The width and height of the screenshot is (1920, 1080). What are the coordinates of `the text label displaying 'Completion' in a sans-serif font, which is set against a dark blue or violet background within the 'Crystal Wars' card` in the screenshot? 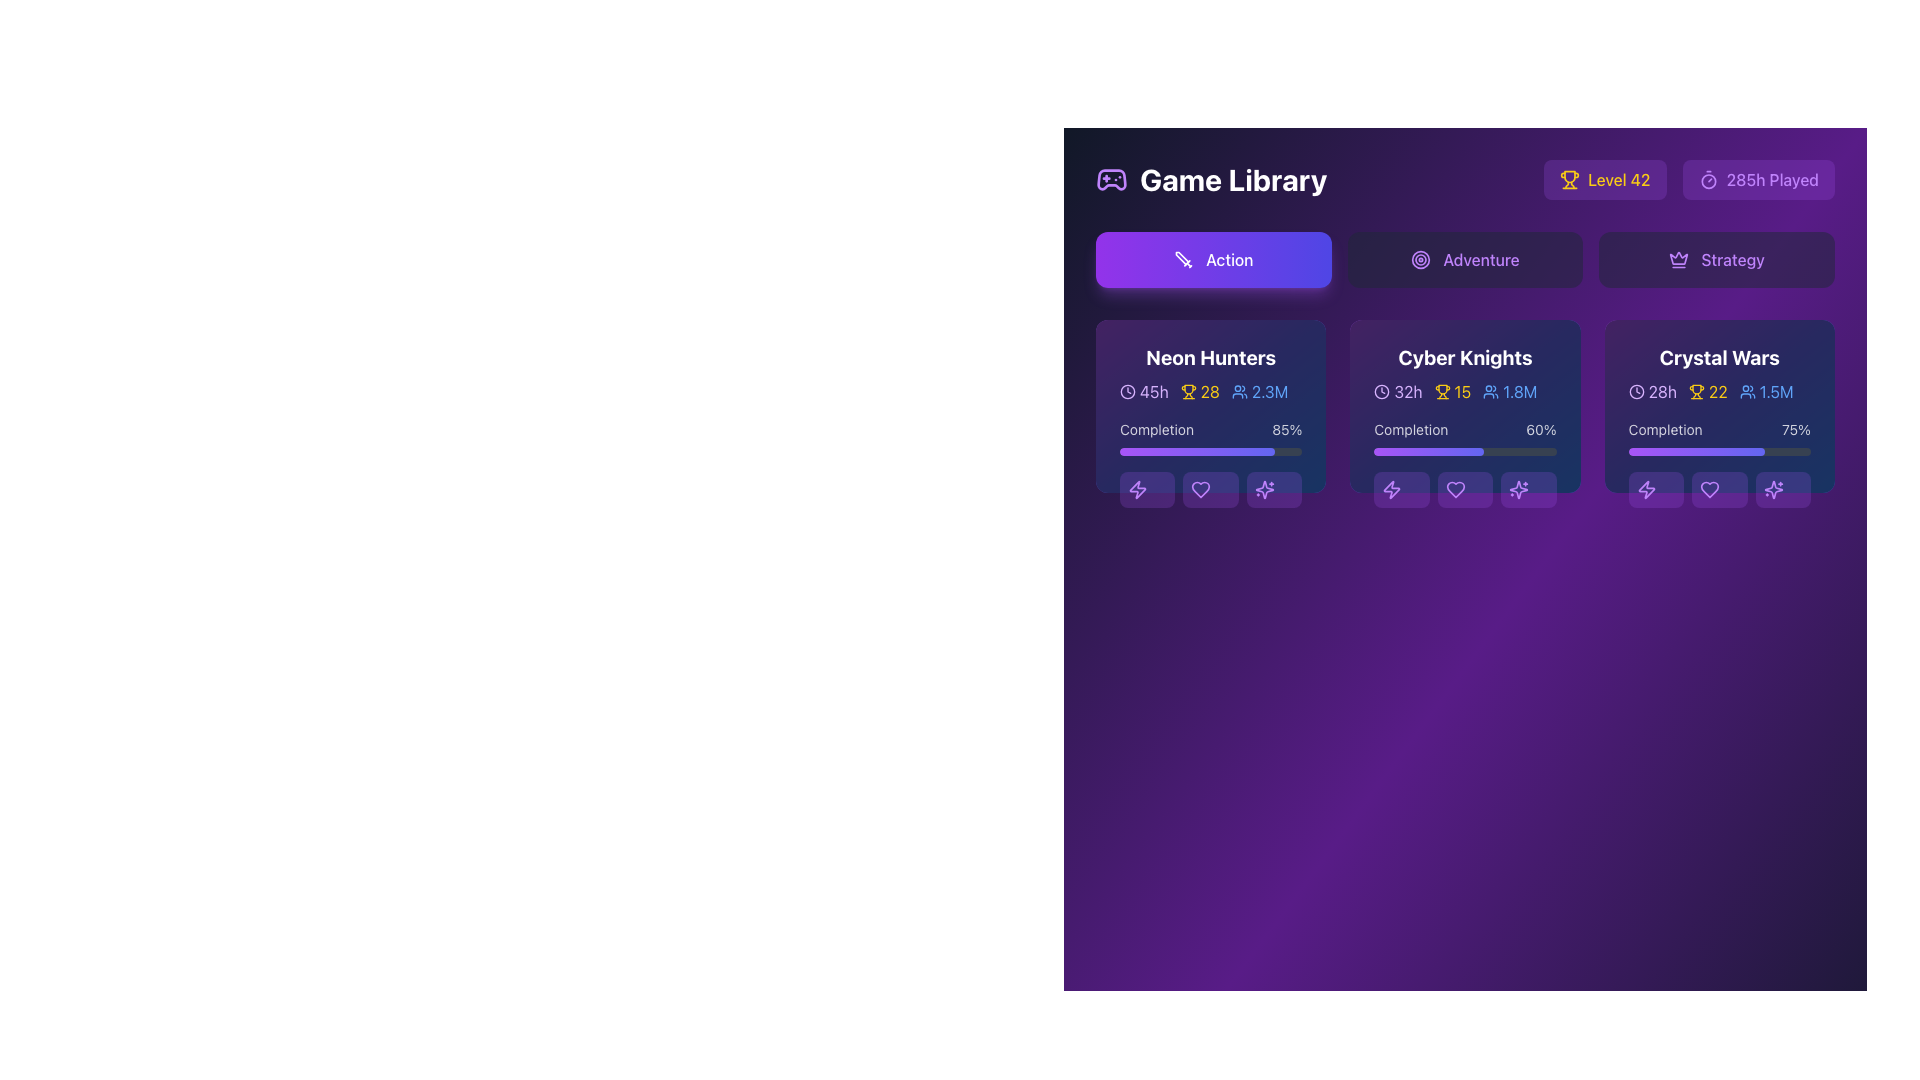 It's located at (1665, 428).